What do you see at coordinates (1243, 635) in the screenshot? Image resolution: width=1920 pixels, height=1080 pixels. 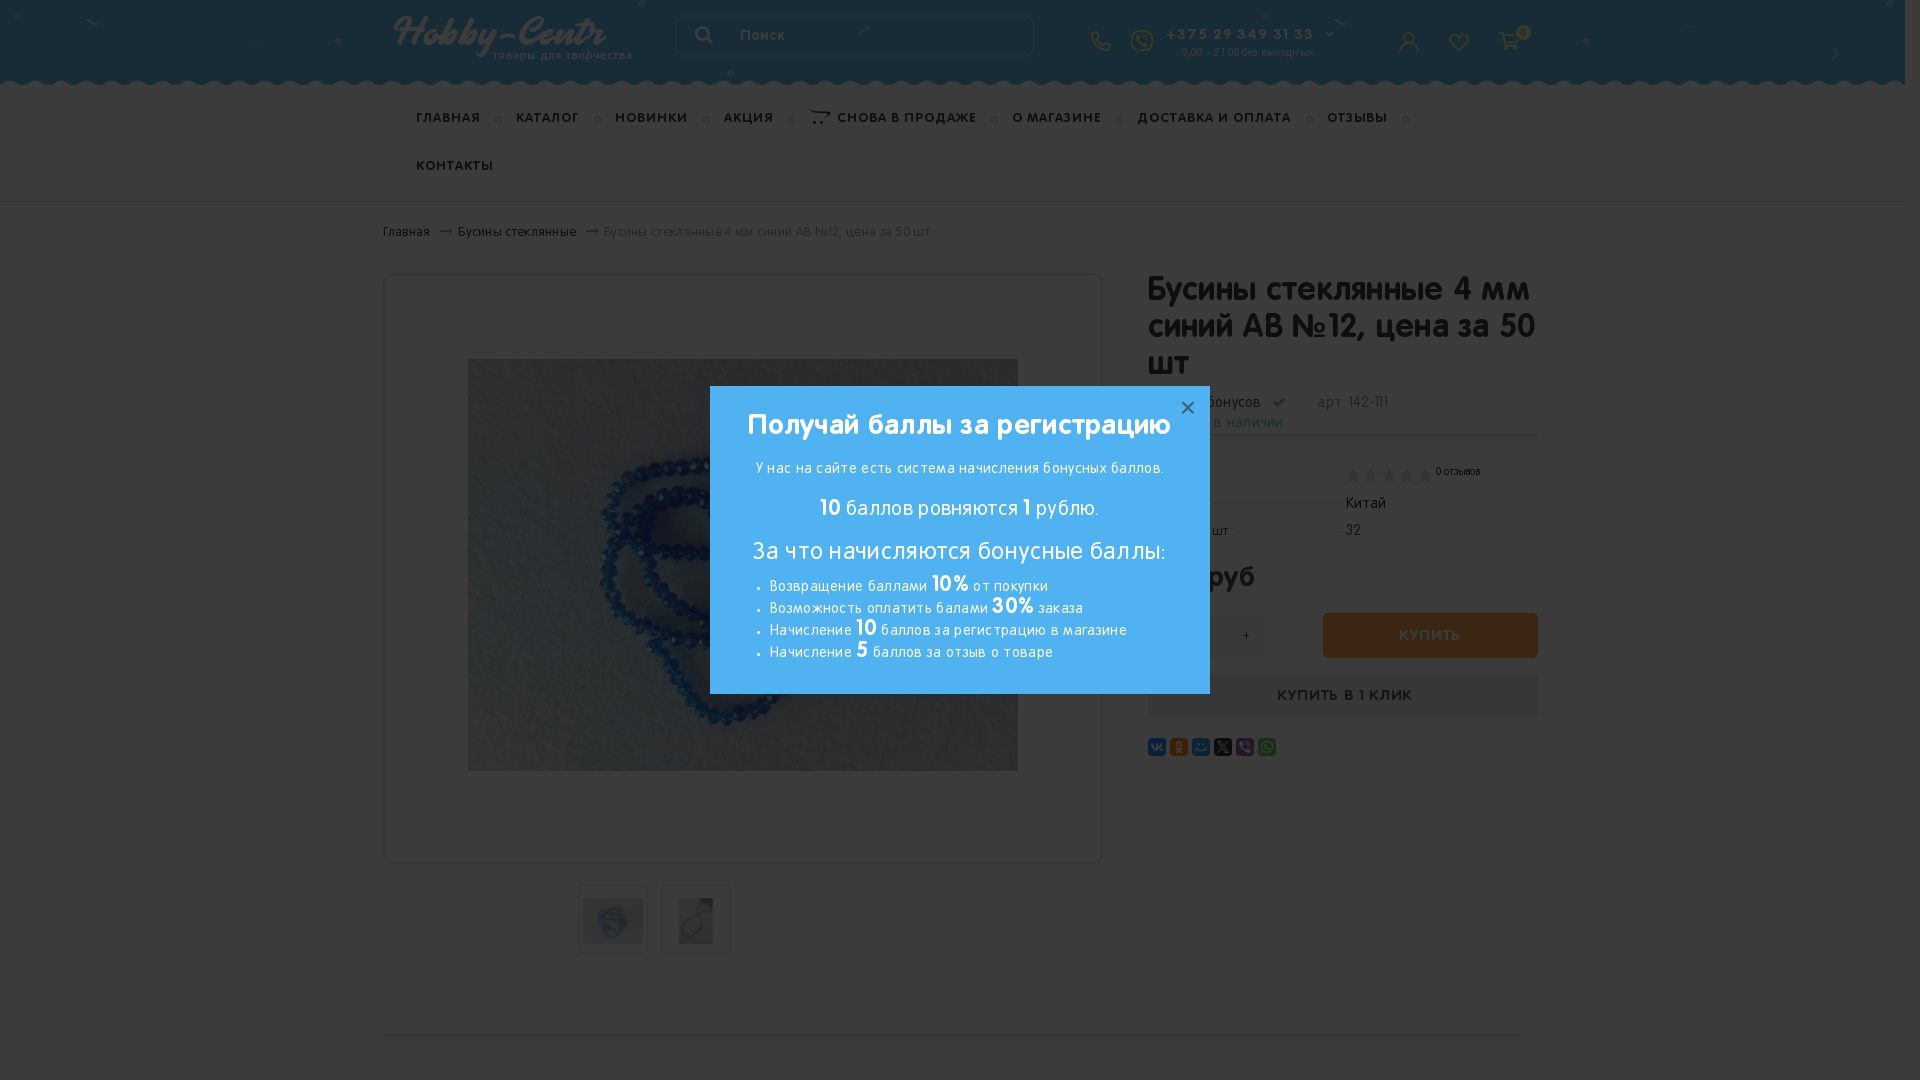 I see `'+'` at bounding box center [1243, 635].